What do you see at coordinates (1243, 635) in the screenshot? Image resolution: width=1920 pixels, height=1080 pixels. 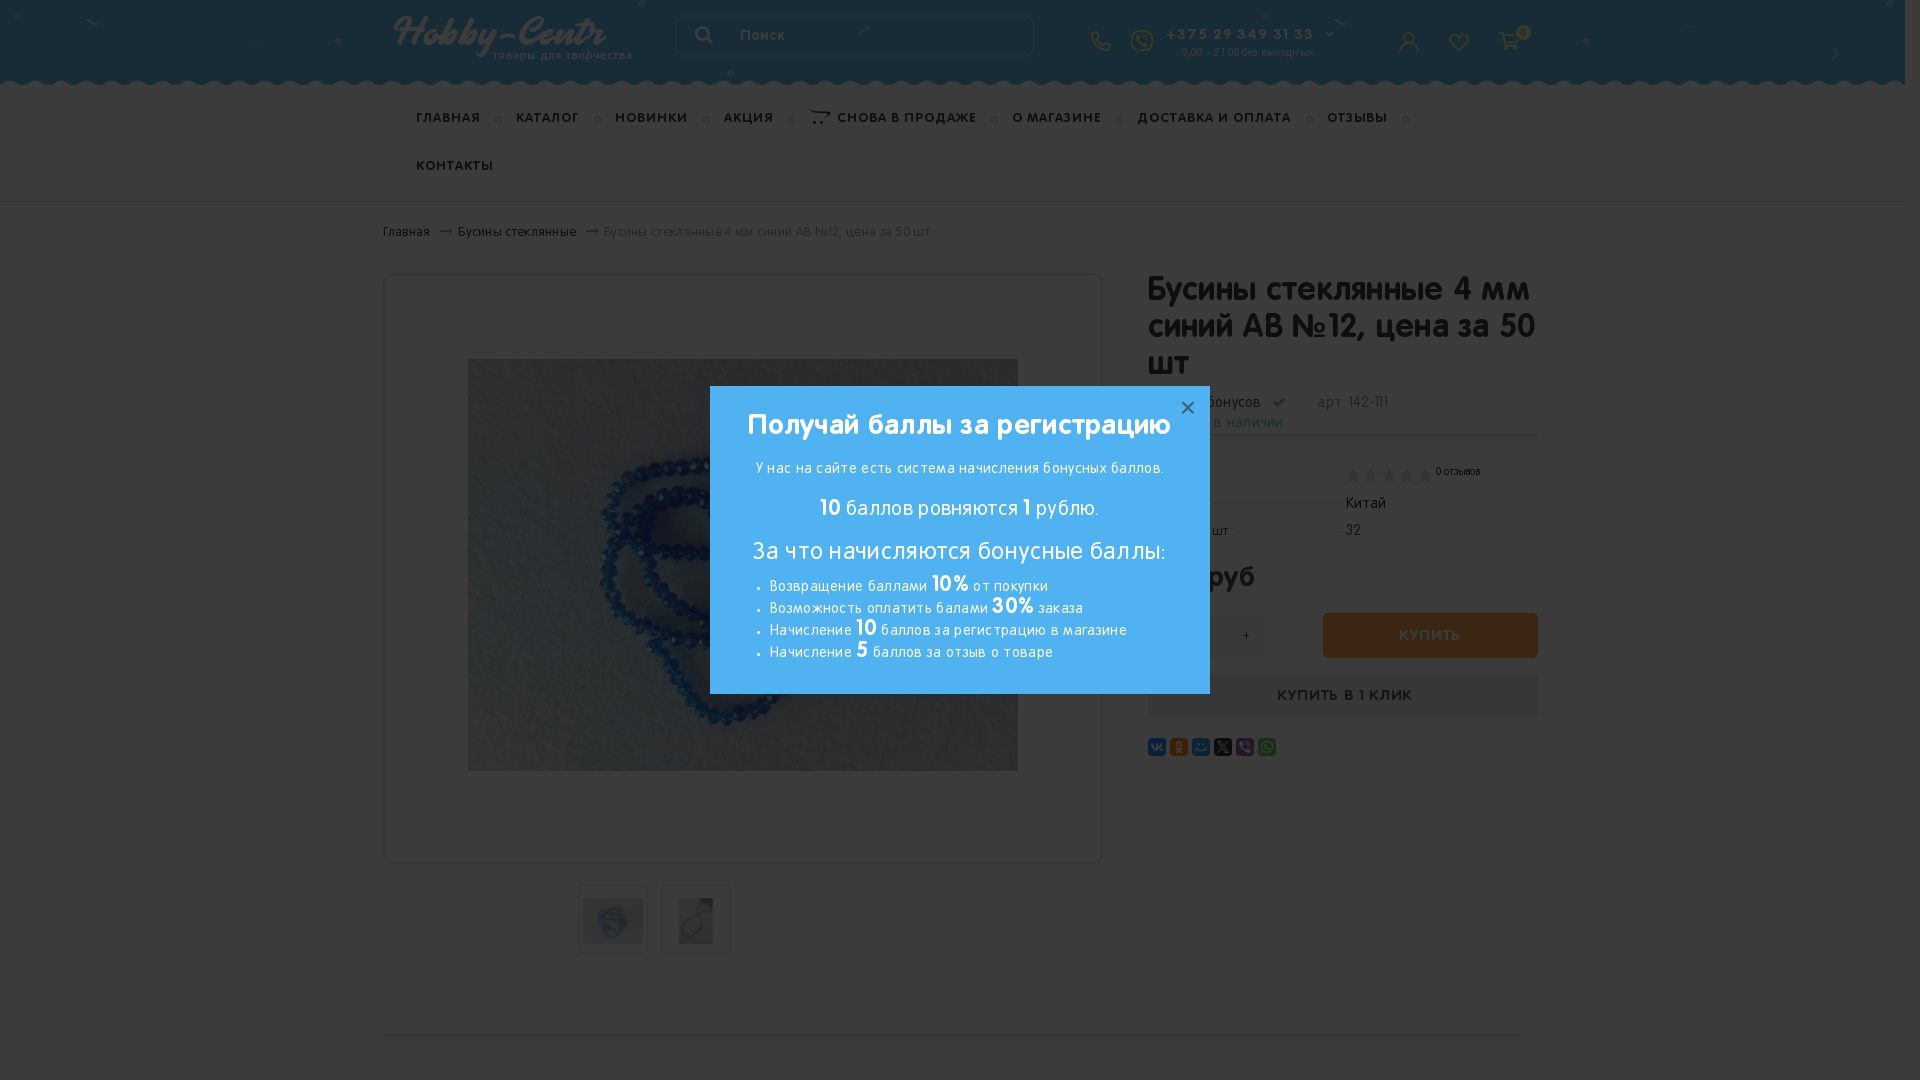 I see `'+'` at bounding box center [1243, 635].